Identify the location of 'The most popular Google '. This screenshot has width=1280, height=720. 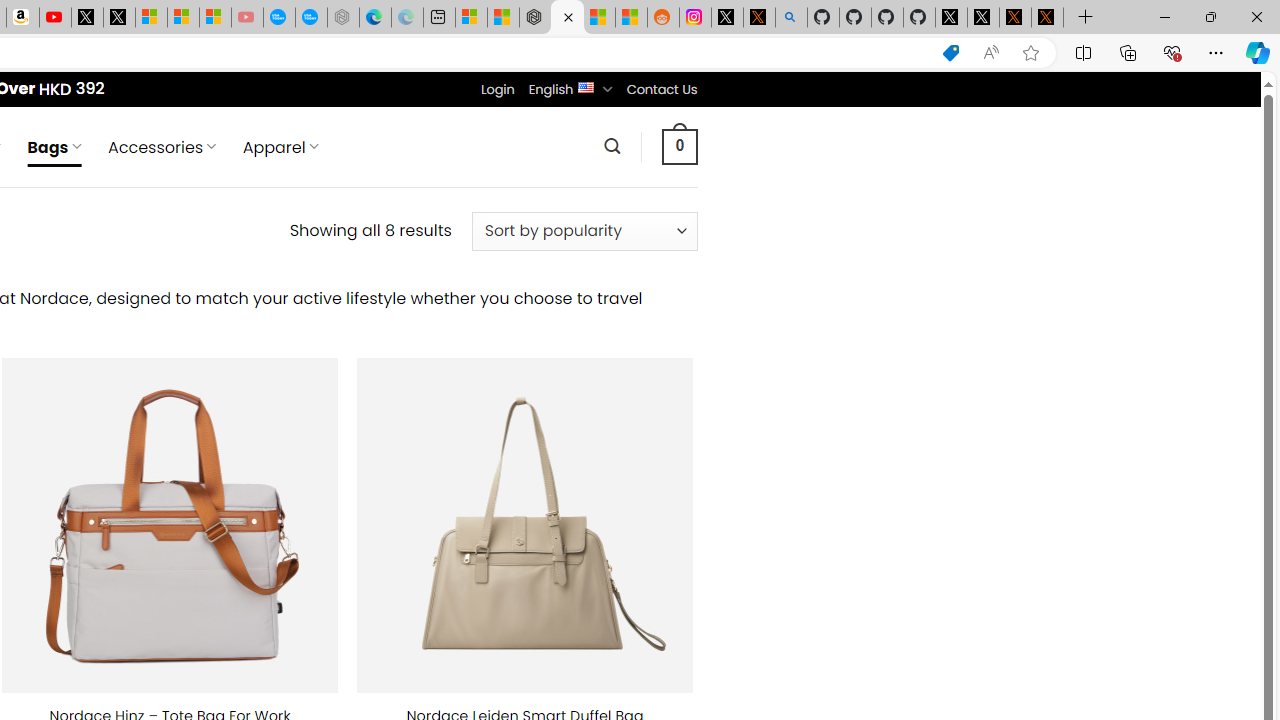
(310, 17).